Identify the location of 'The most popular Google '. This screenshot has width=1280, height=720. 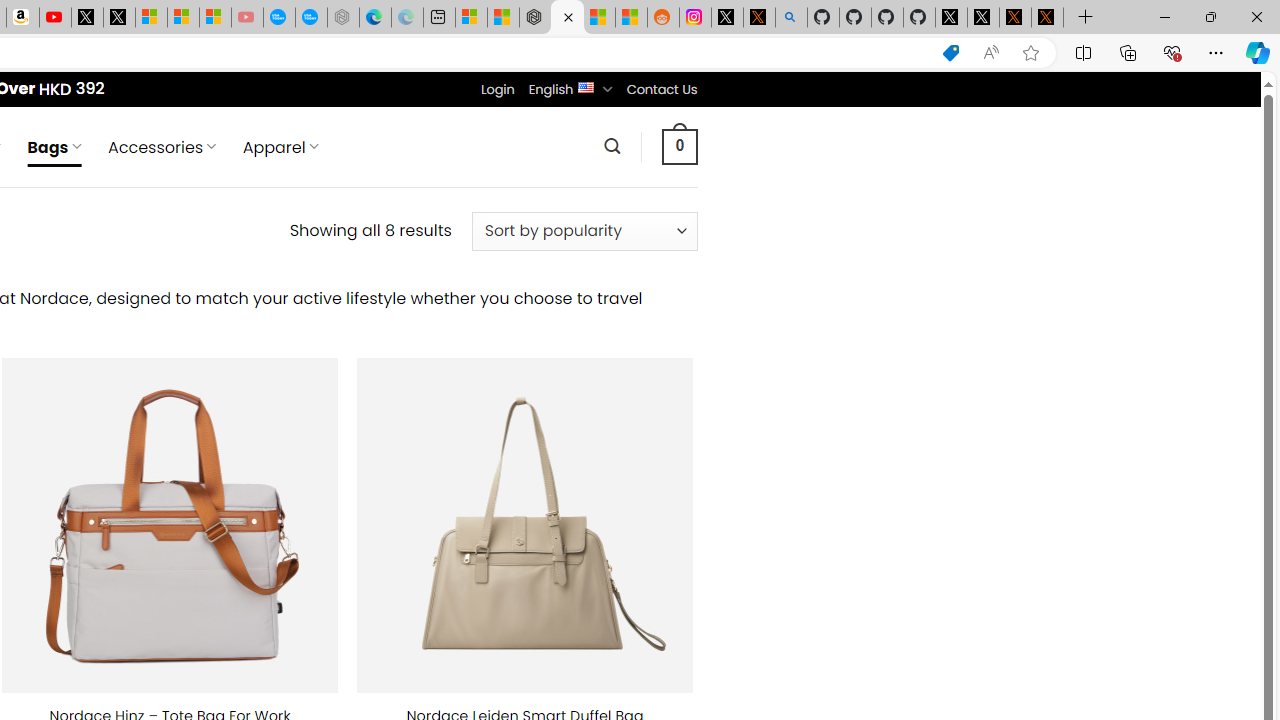
(310, 17).